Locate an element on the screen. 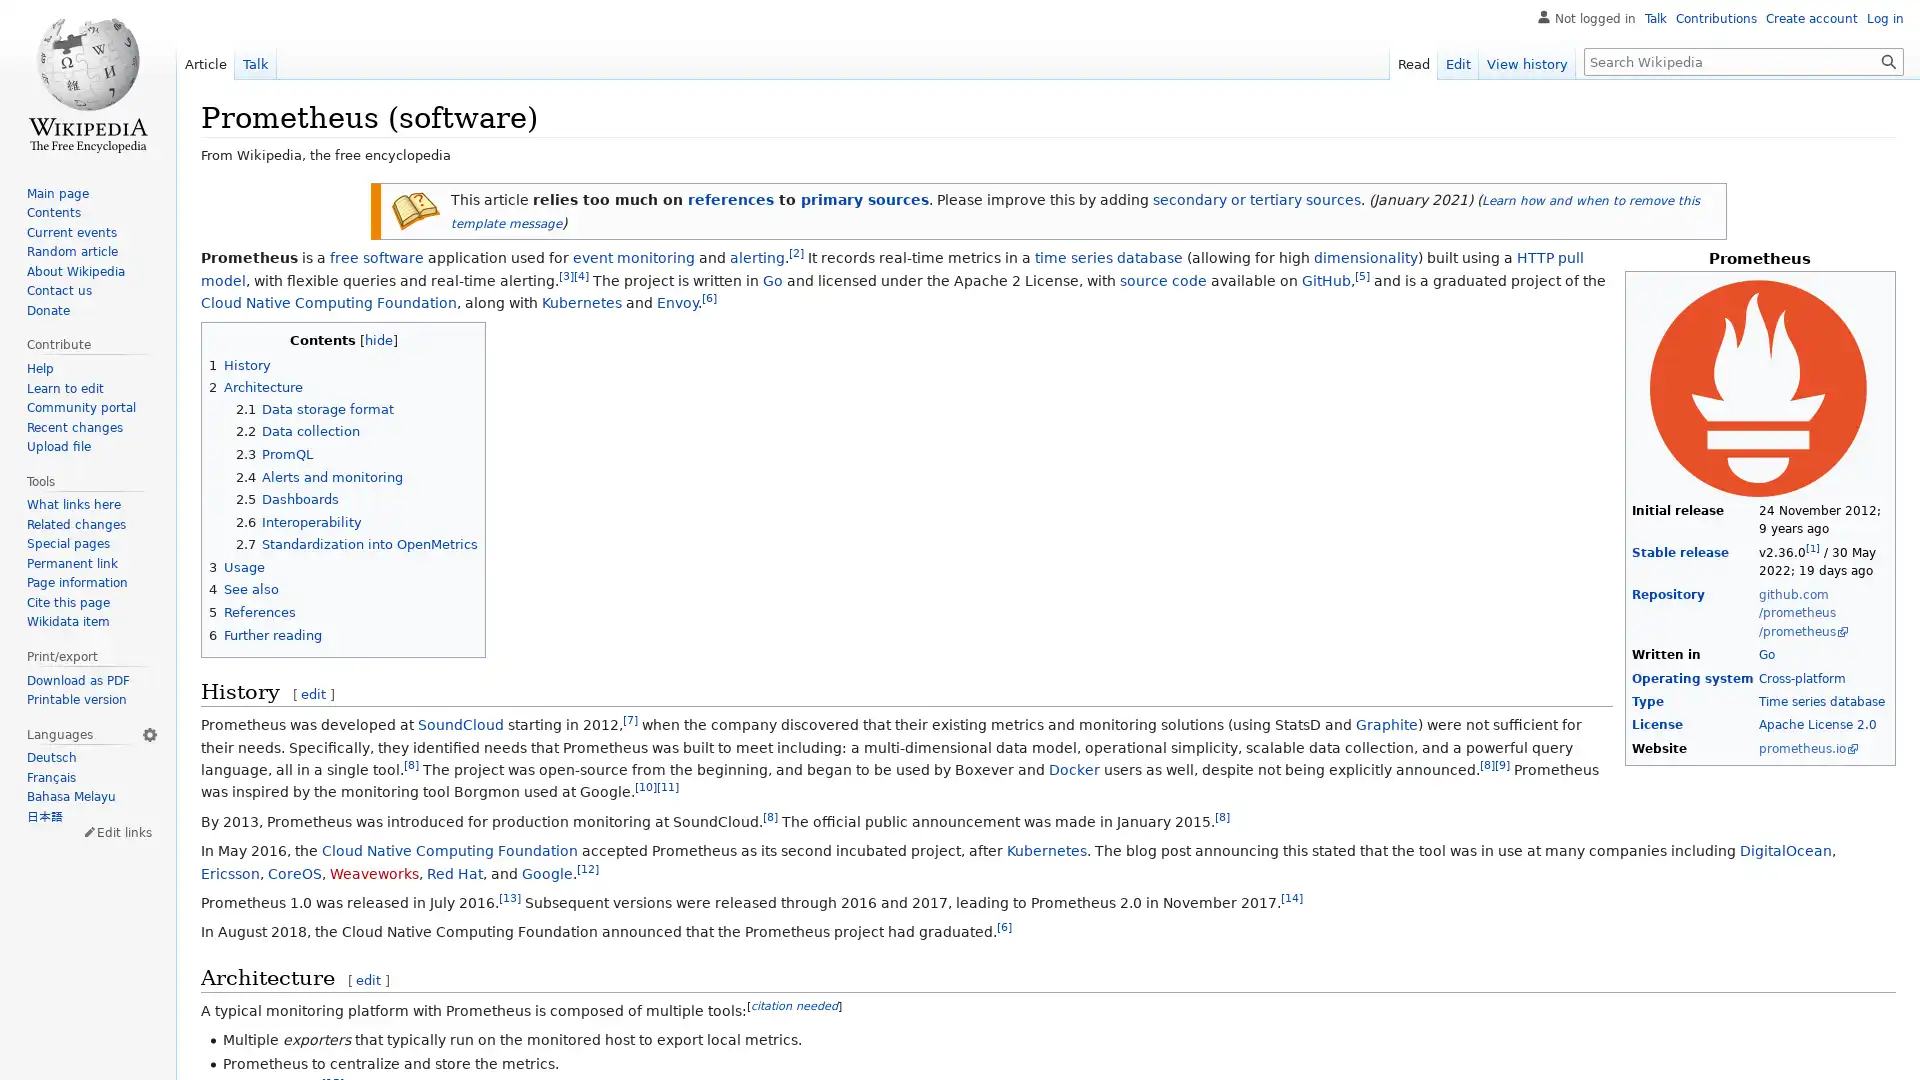 Image resolution: width=1920 pixels, height=1080 pixels. Language settings is located at coordinates (148, 733).